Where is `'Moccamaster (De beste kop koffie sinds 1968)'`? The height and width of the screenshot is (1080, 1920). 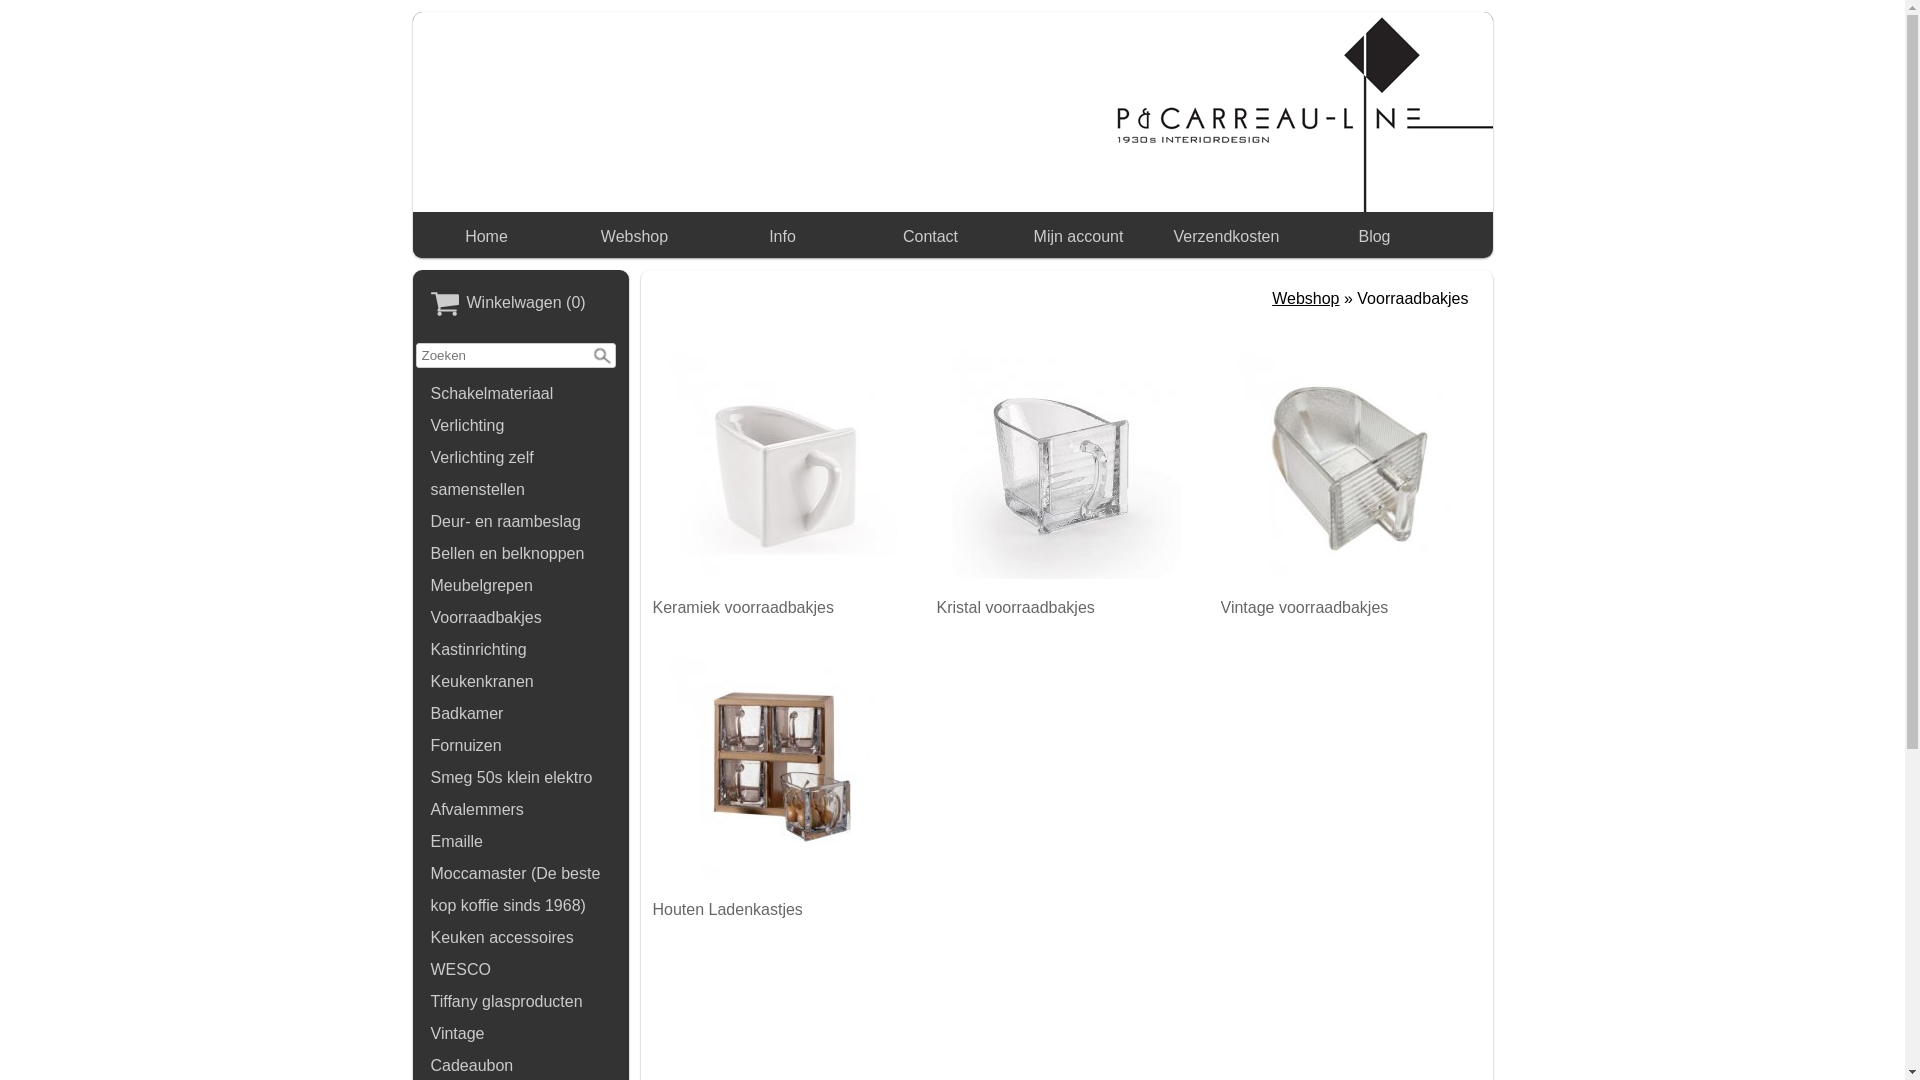
'Moccamaster (De beste kop koffie sinds 1968)' is located at coordinates (521, 889).